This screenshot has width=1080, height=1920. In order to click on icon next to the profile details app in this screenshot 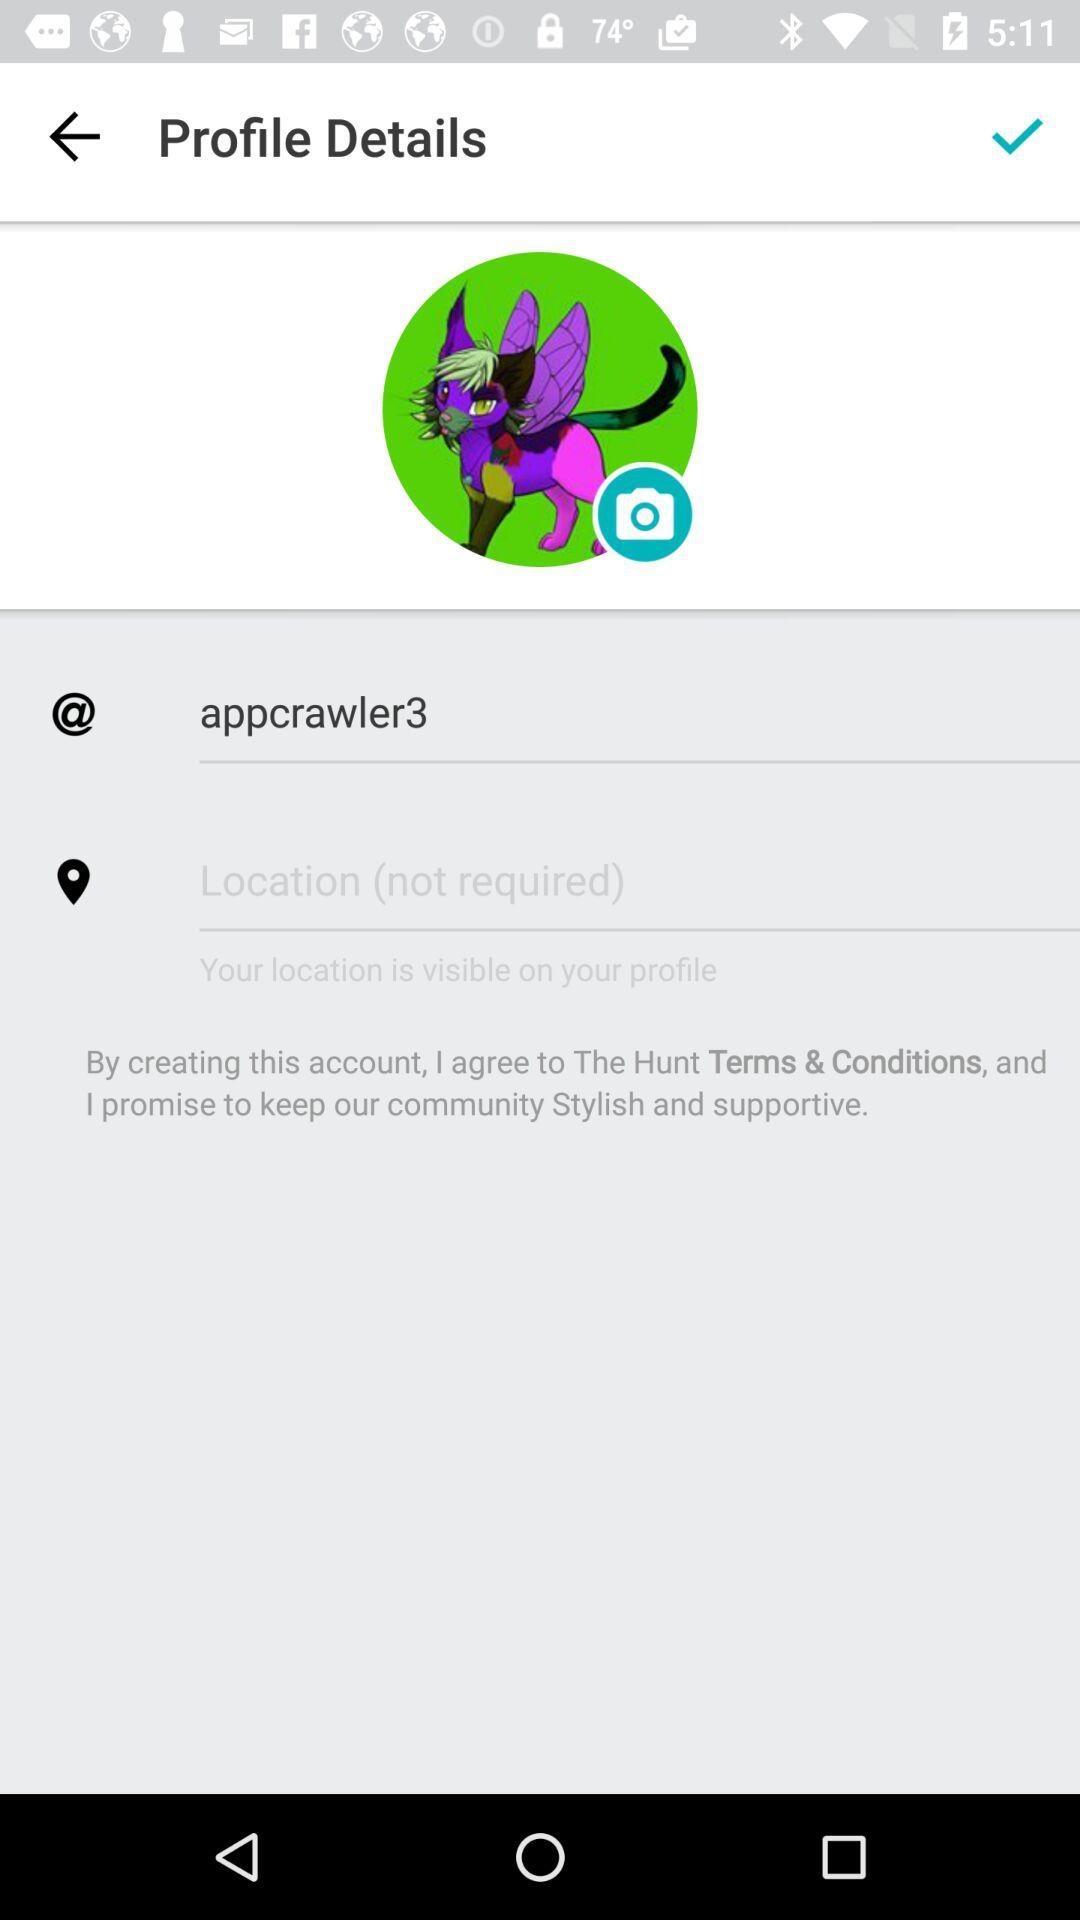, I will do `click(72, 135)`.